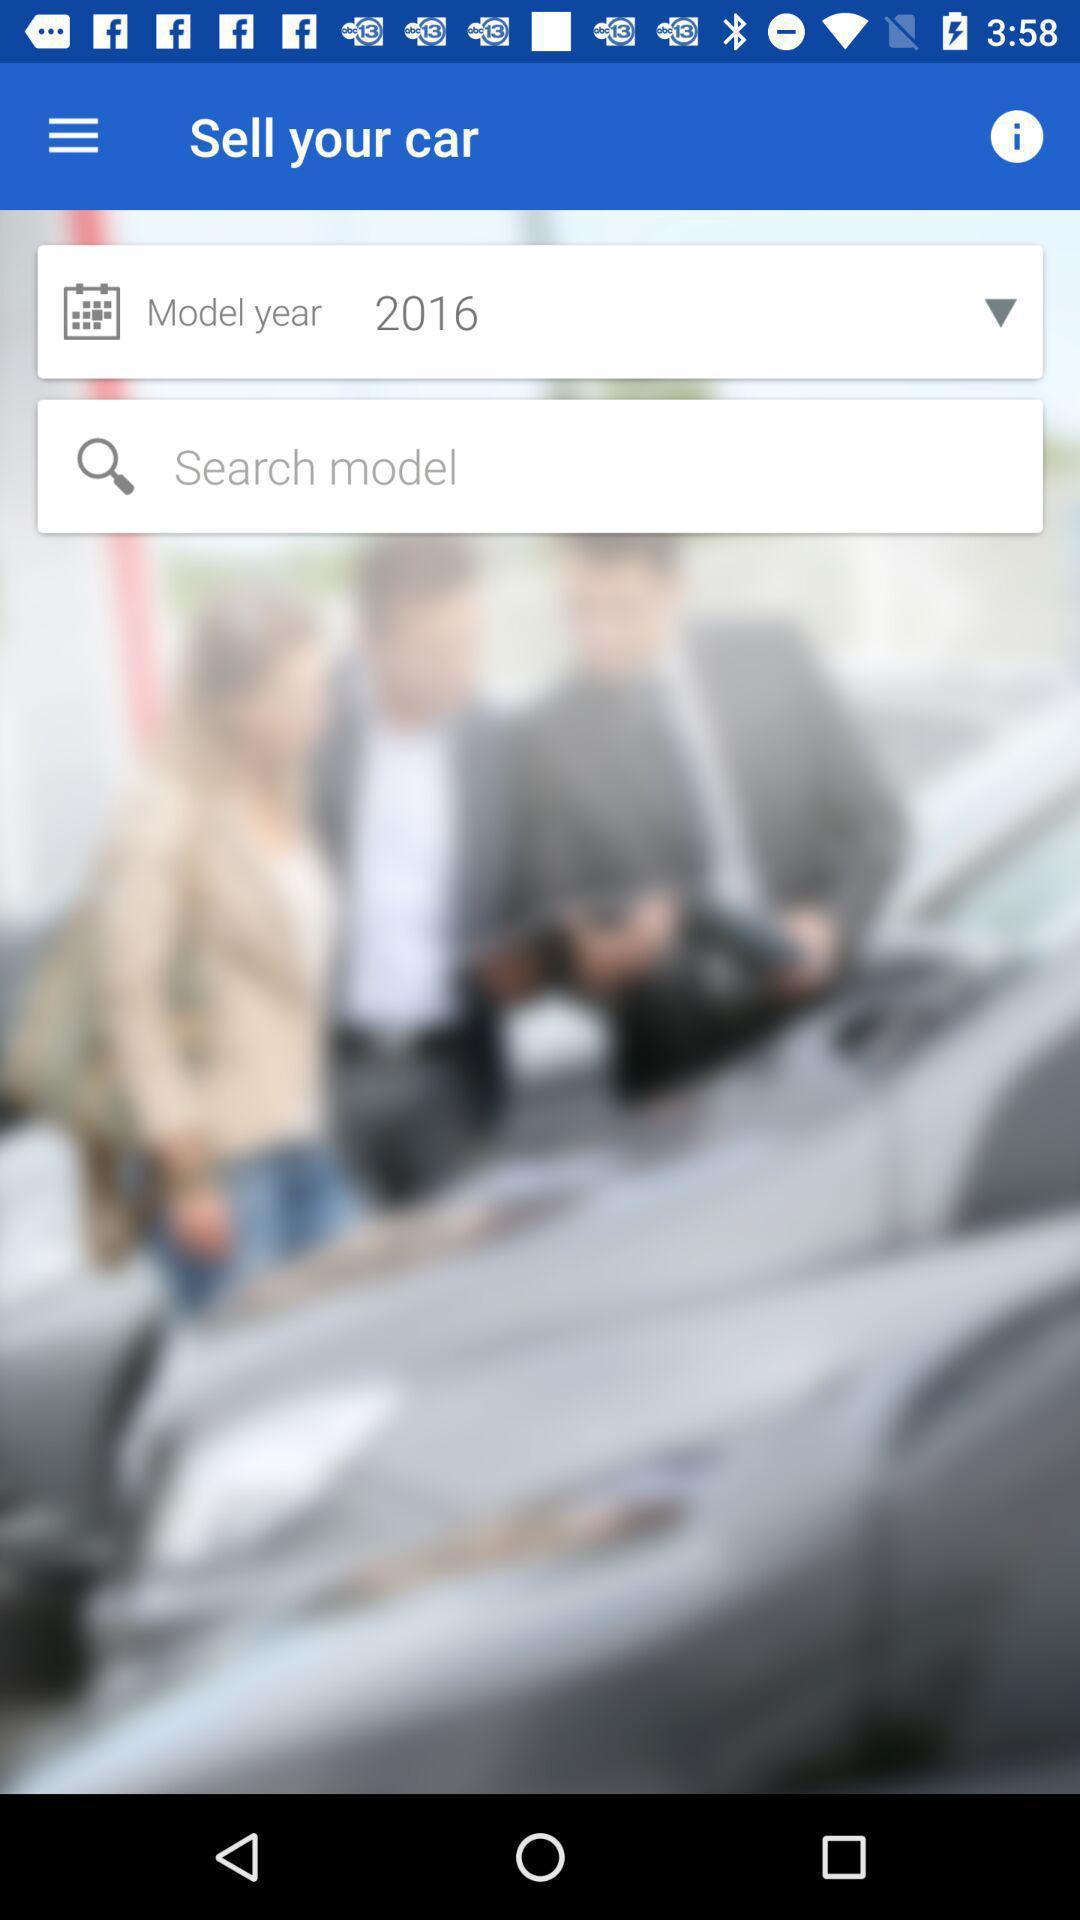 The height and width of the screenshot is (1920, 1080). Describe the element at coordinates (540, 465) in the screenshot. I see `search terms` at that location.